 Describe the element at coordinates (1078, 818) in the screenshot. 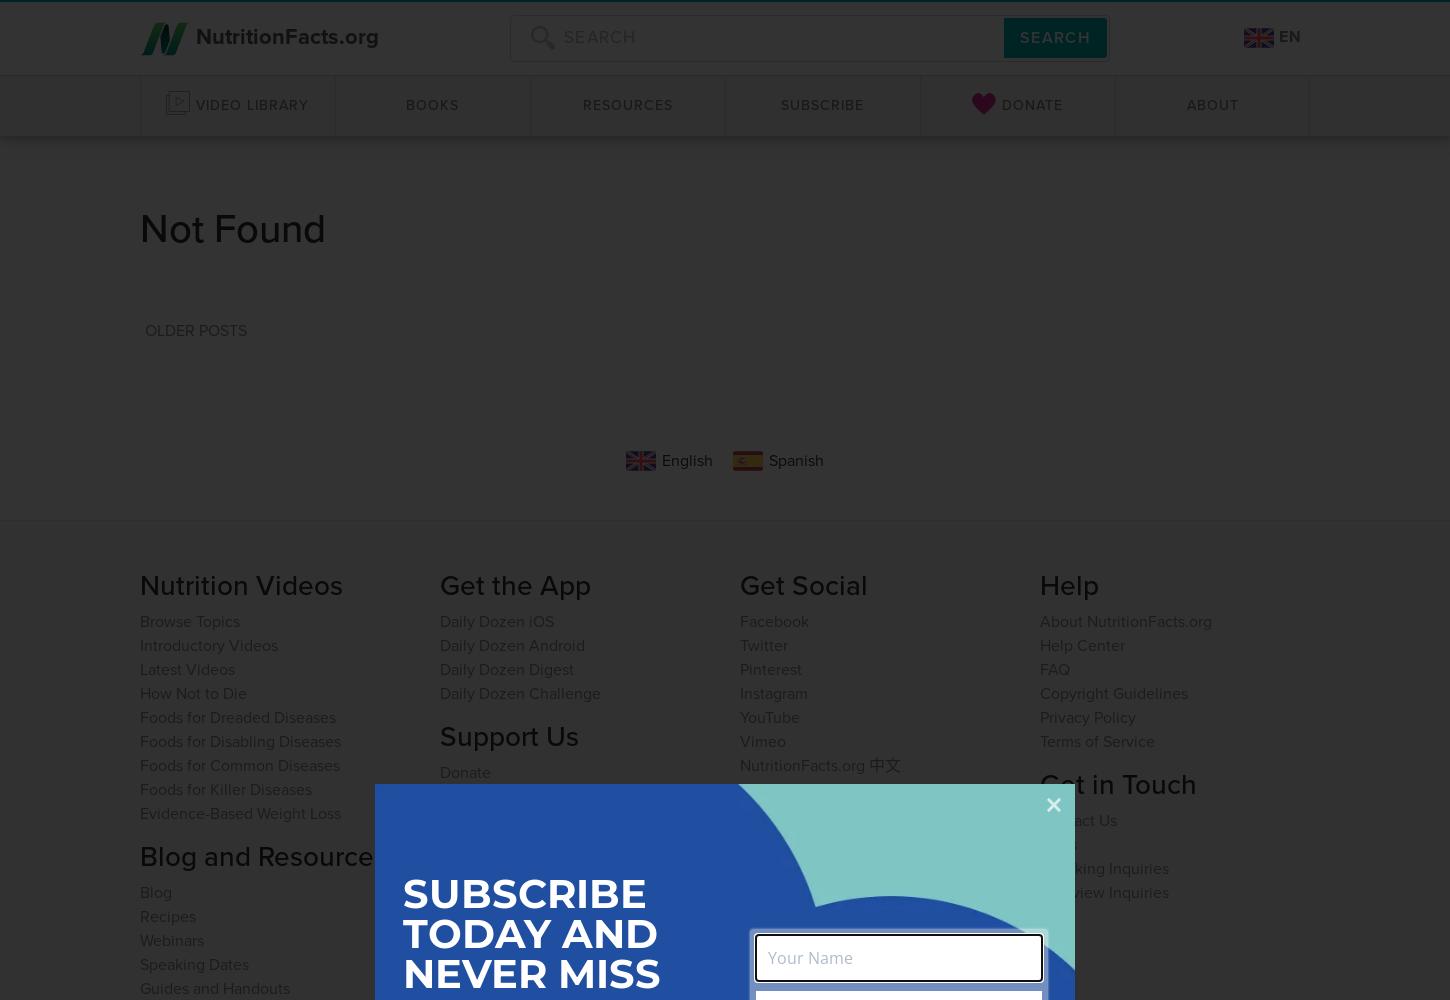

I see `'Contact Us'` at that location.